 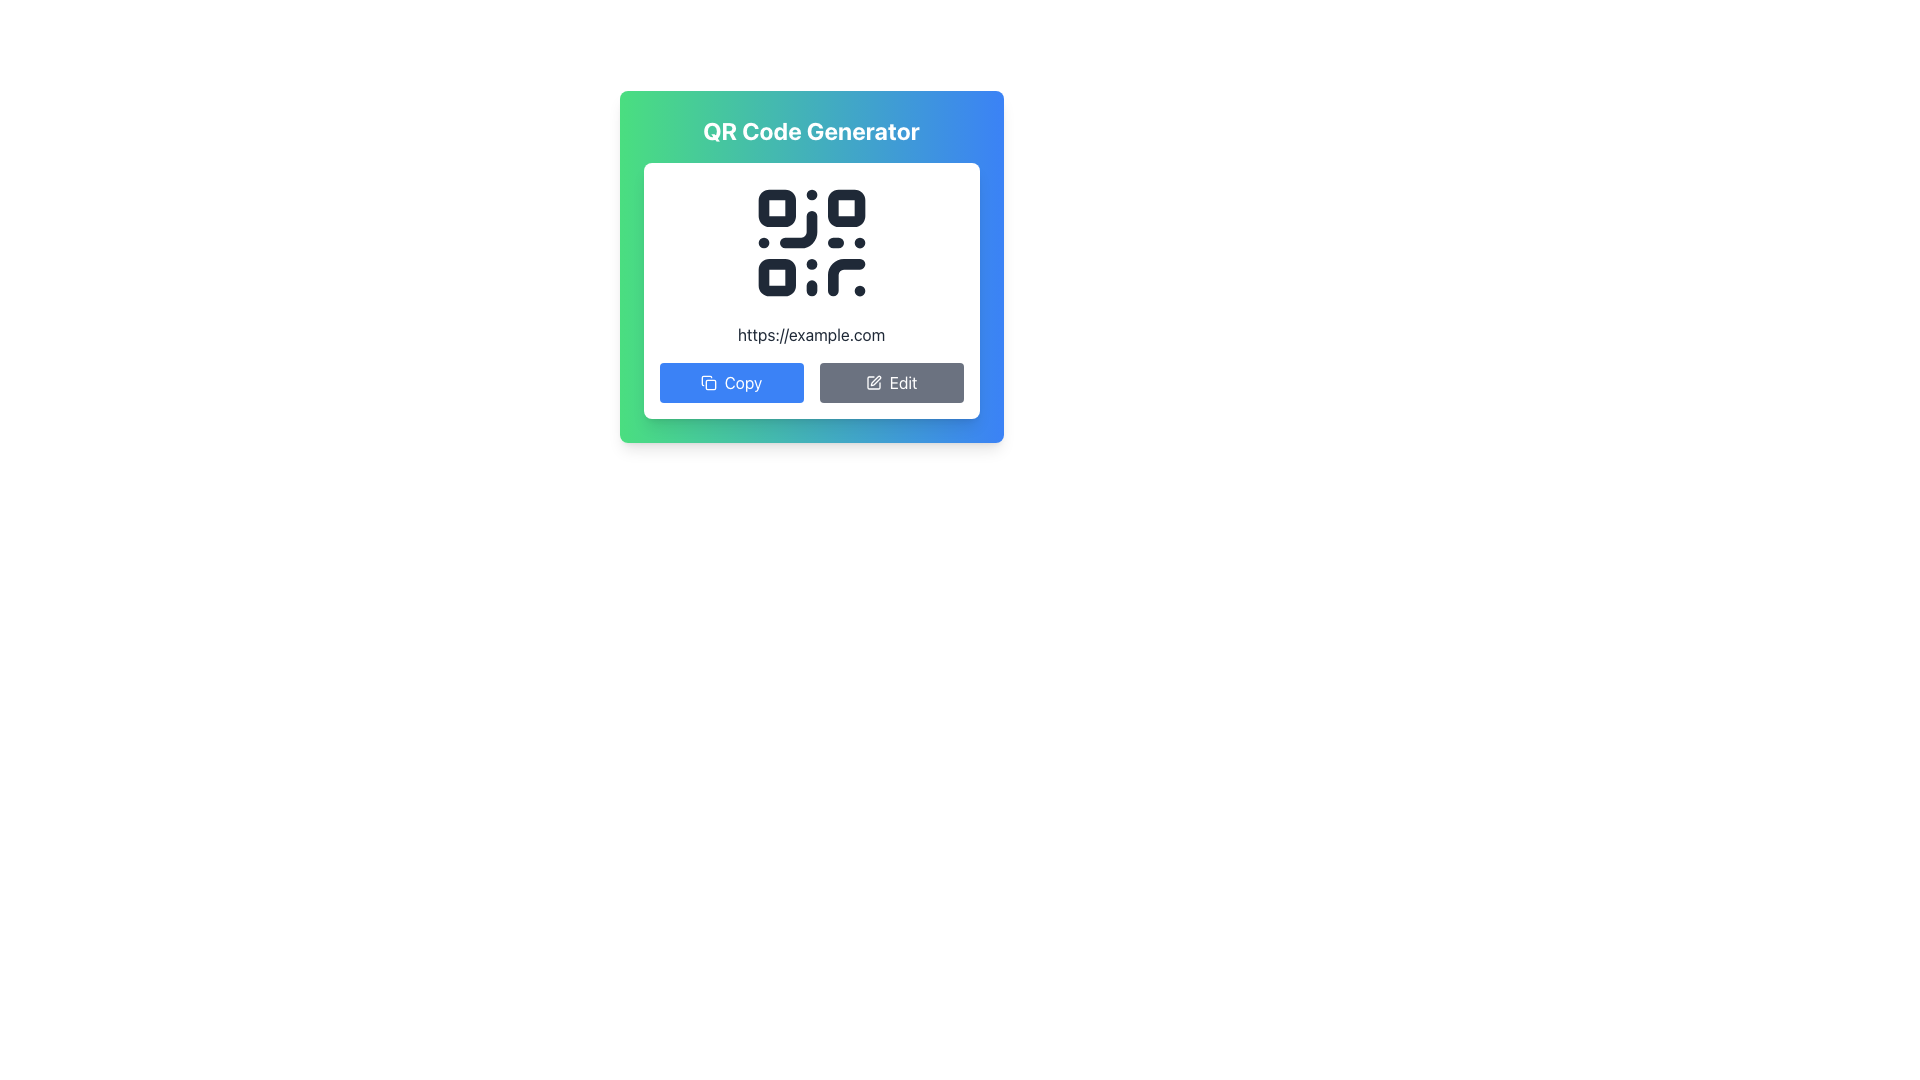 I want to click on the 'Copy' button with a blue background and white text, so click(x=730, y=382).